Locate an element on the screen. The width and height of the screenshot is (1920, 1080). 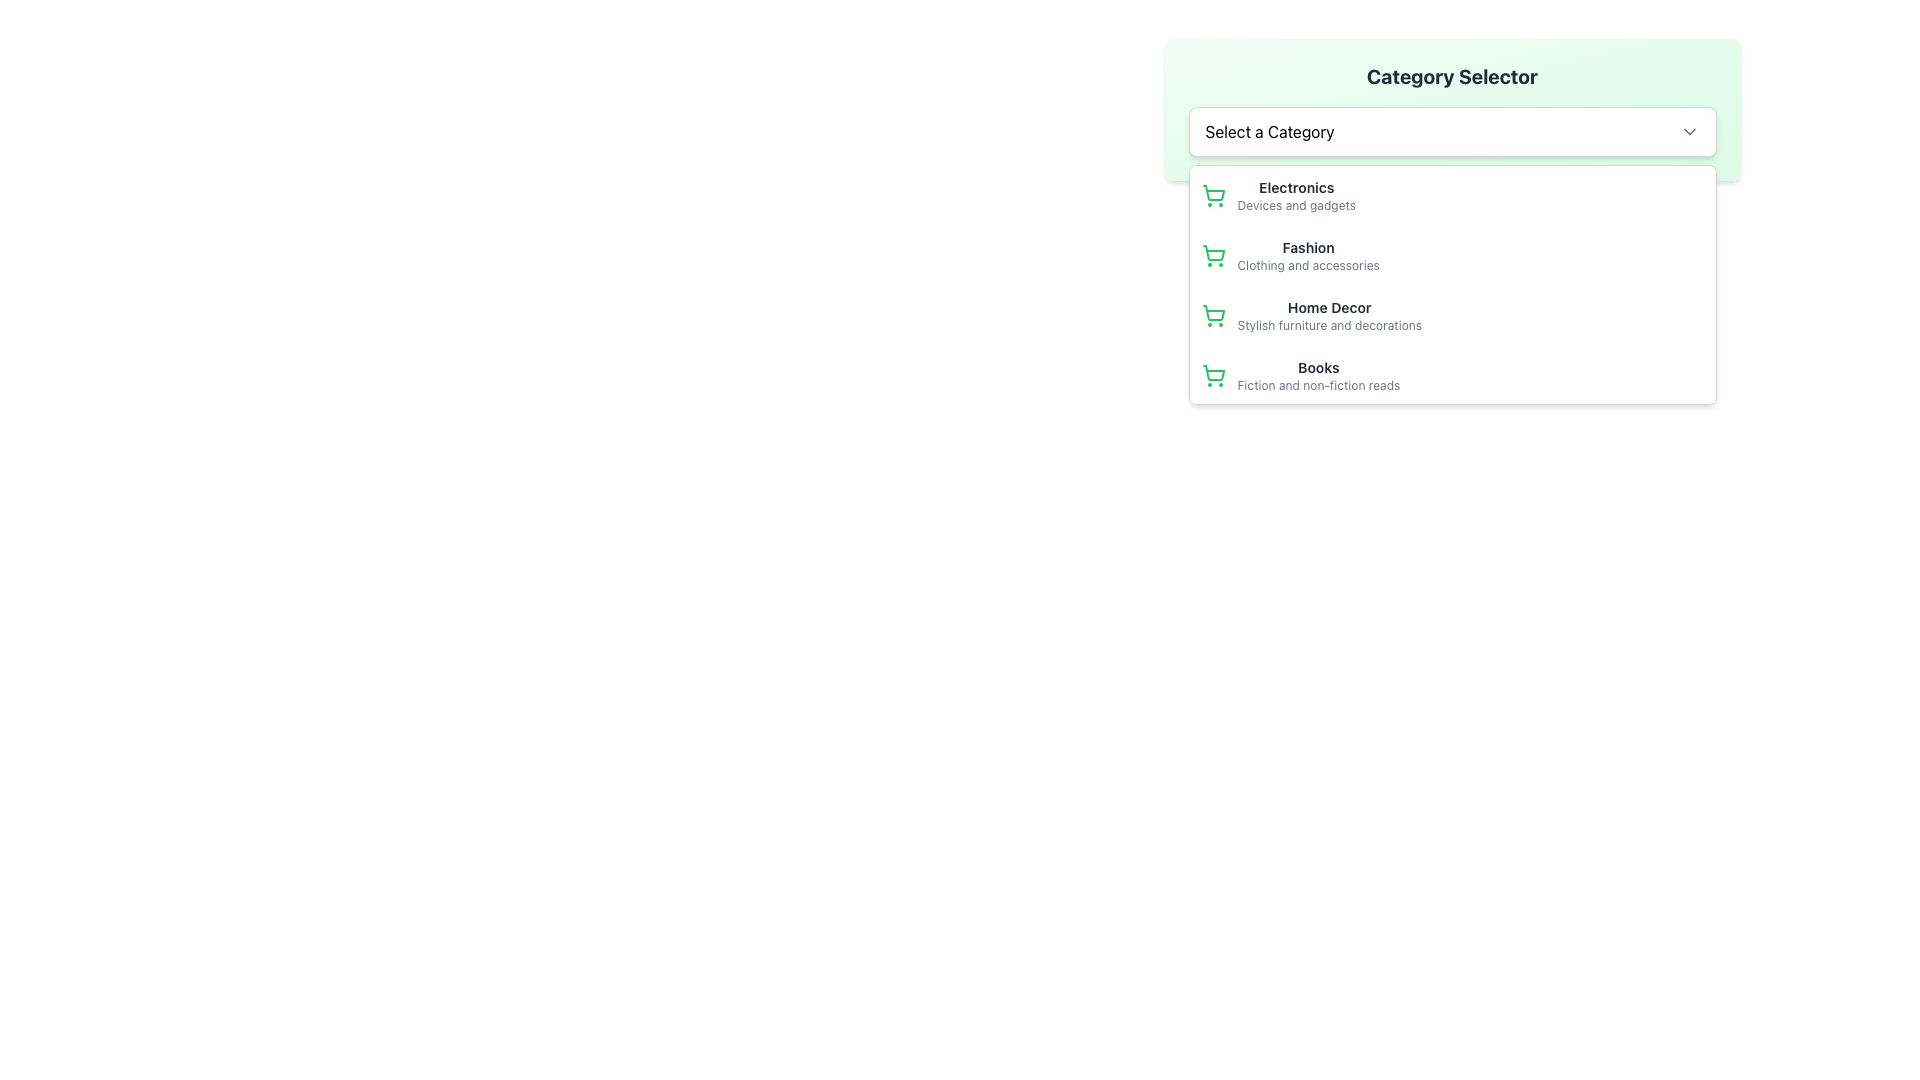
the first list item representing the 'Electronics' category in the dropdown menu titled 'Select a Category' is located at coordinates (1452, 196).